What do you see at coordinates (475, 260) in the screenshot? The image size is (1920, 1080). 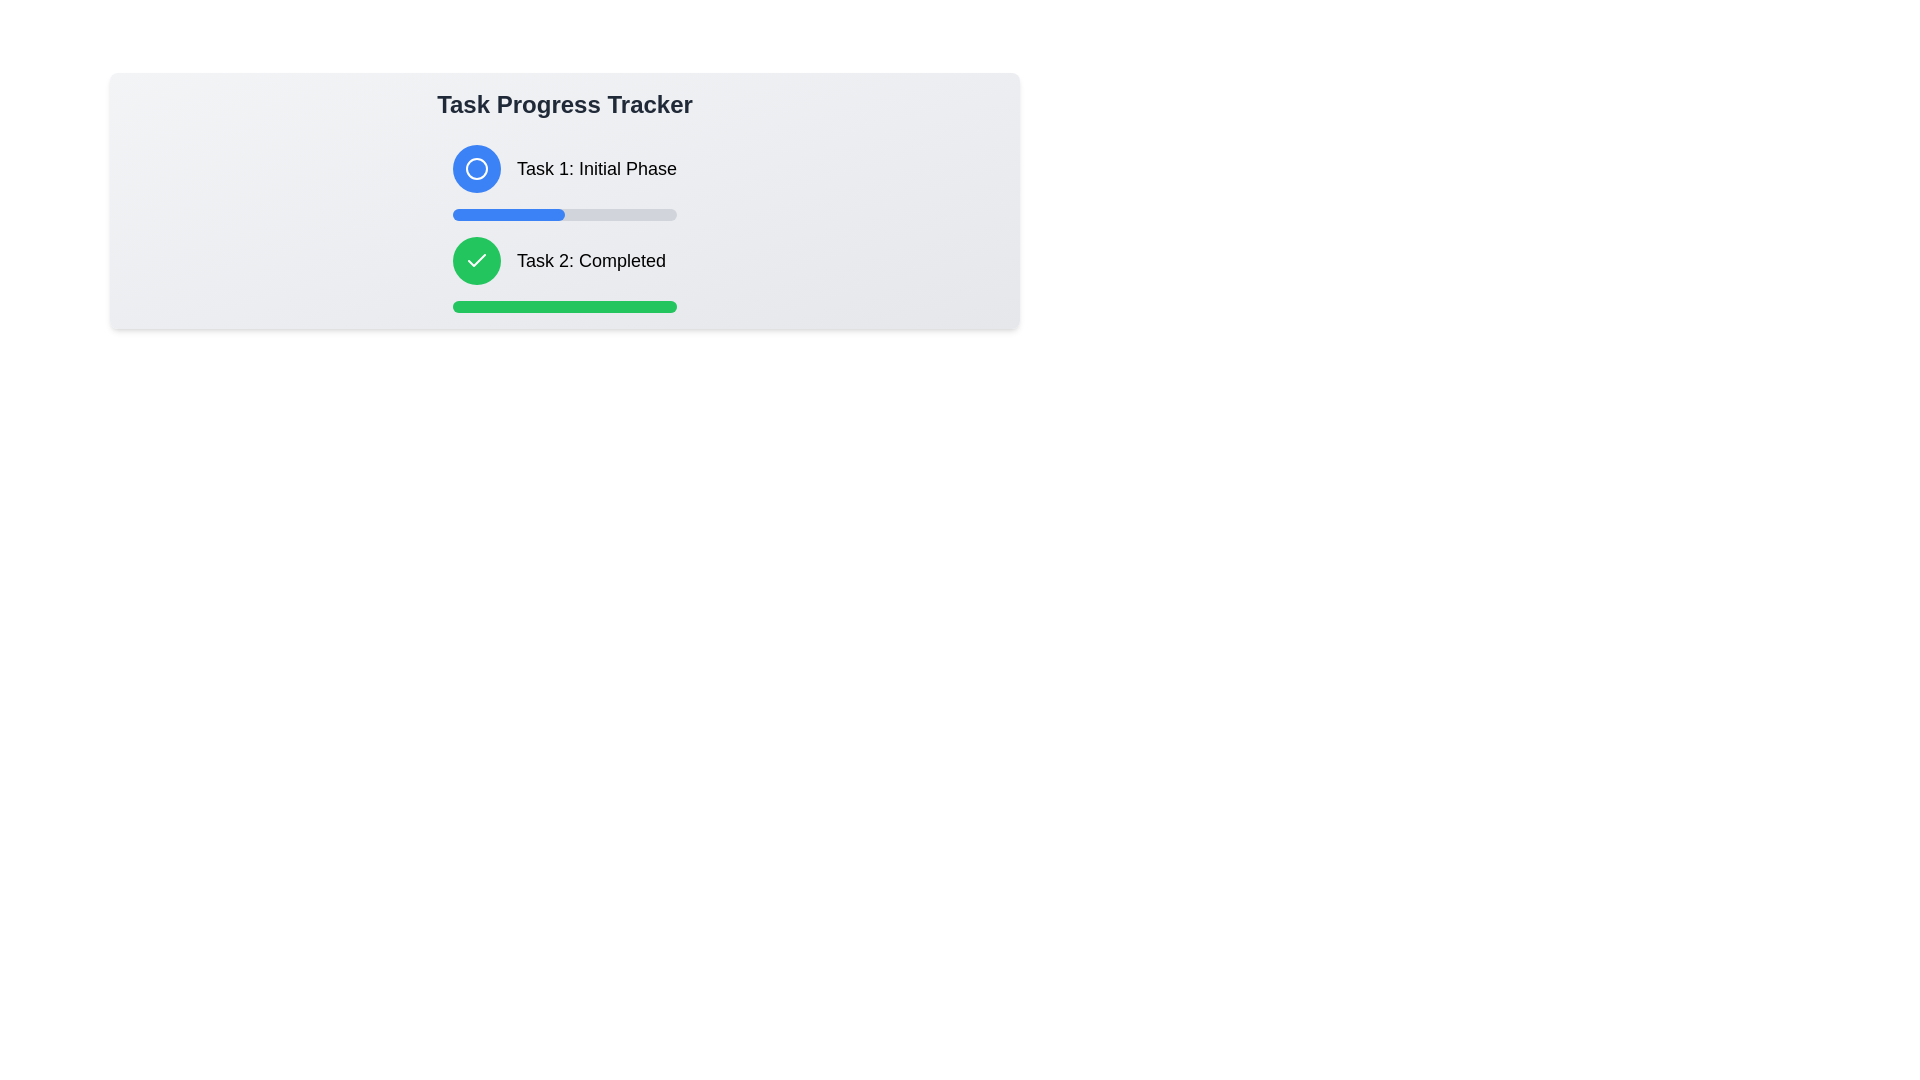 I see `the Icon button or status indicator located` at bounding box center [475, 260].